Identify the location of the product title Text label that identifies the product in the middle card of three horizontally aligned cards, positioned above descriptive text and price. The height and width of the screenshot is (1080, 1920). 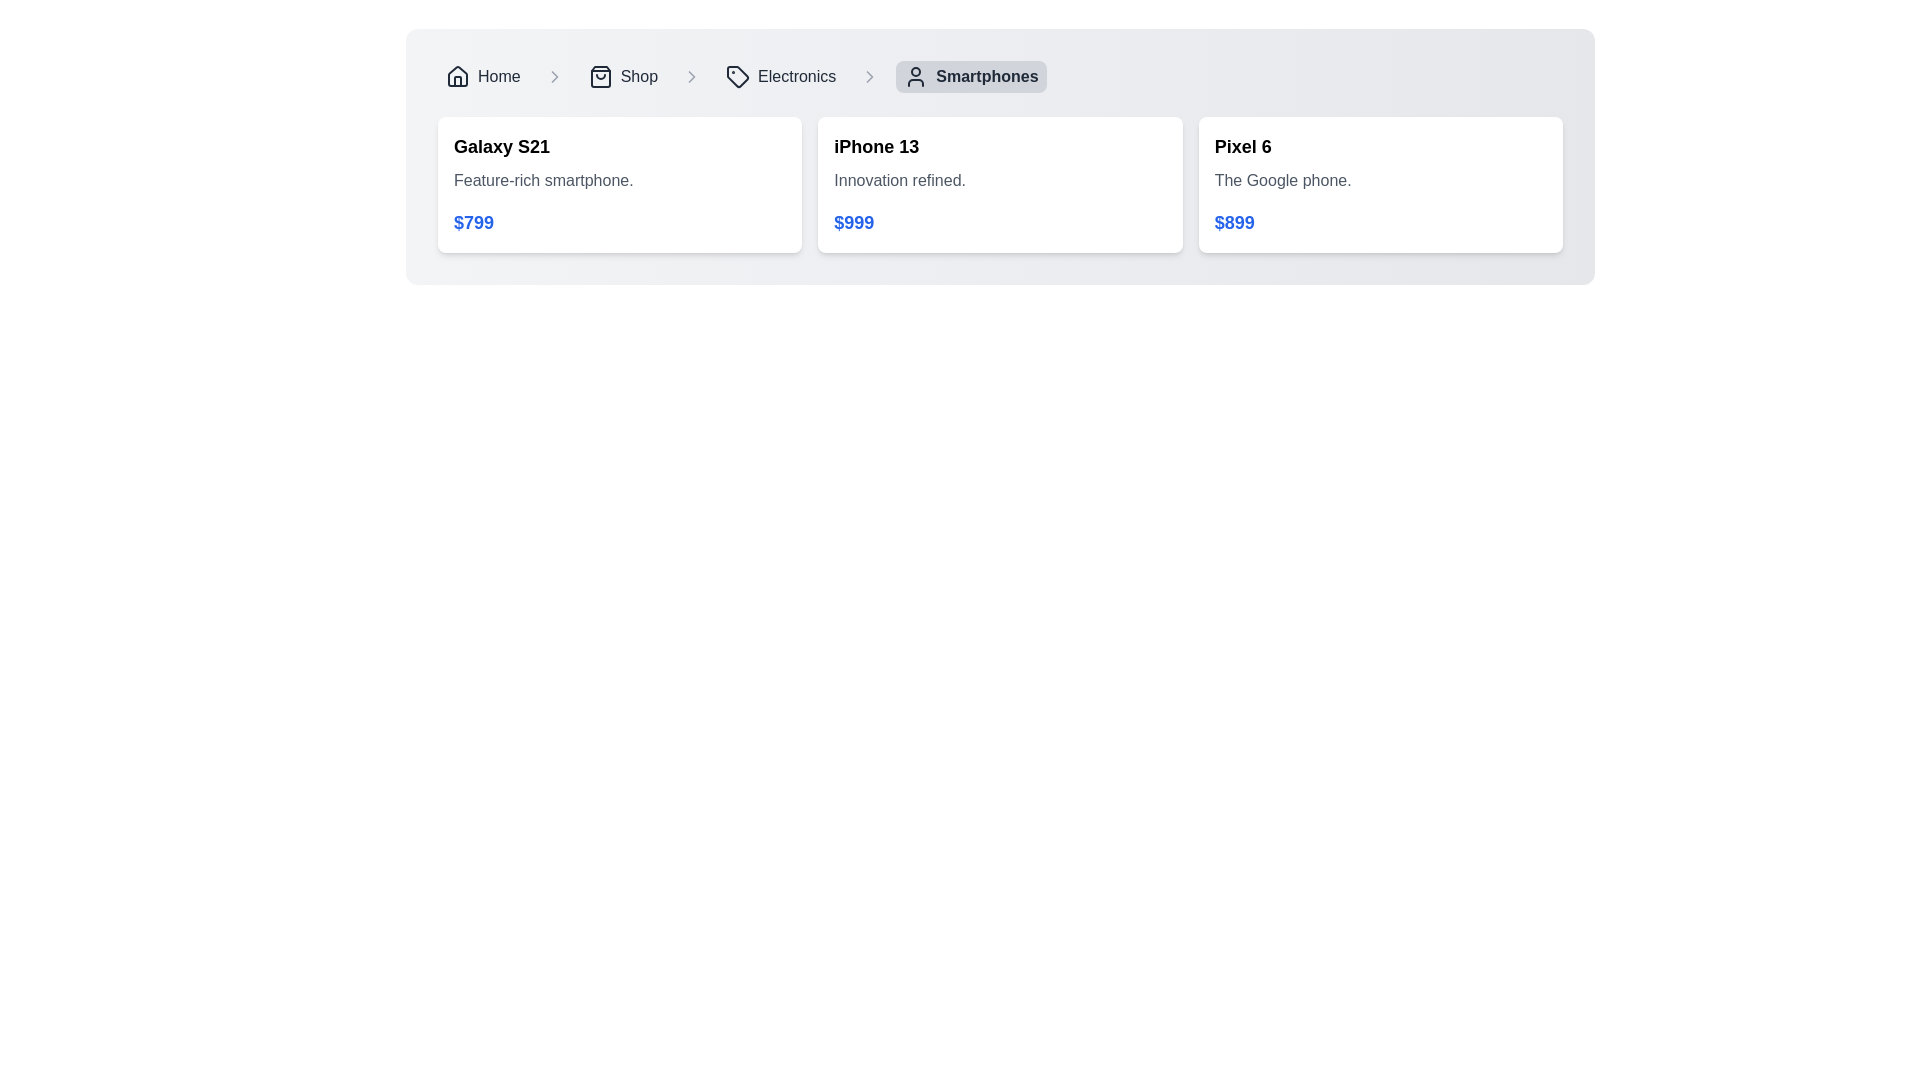
(876, 145).